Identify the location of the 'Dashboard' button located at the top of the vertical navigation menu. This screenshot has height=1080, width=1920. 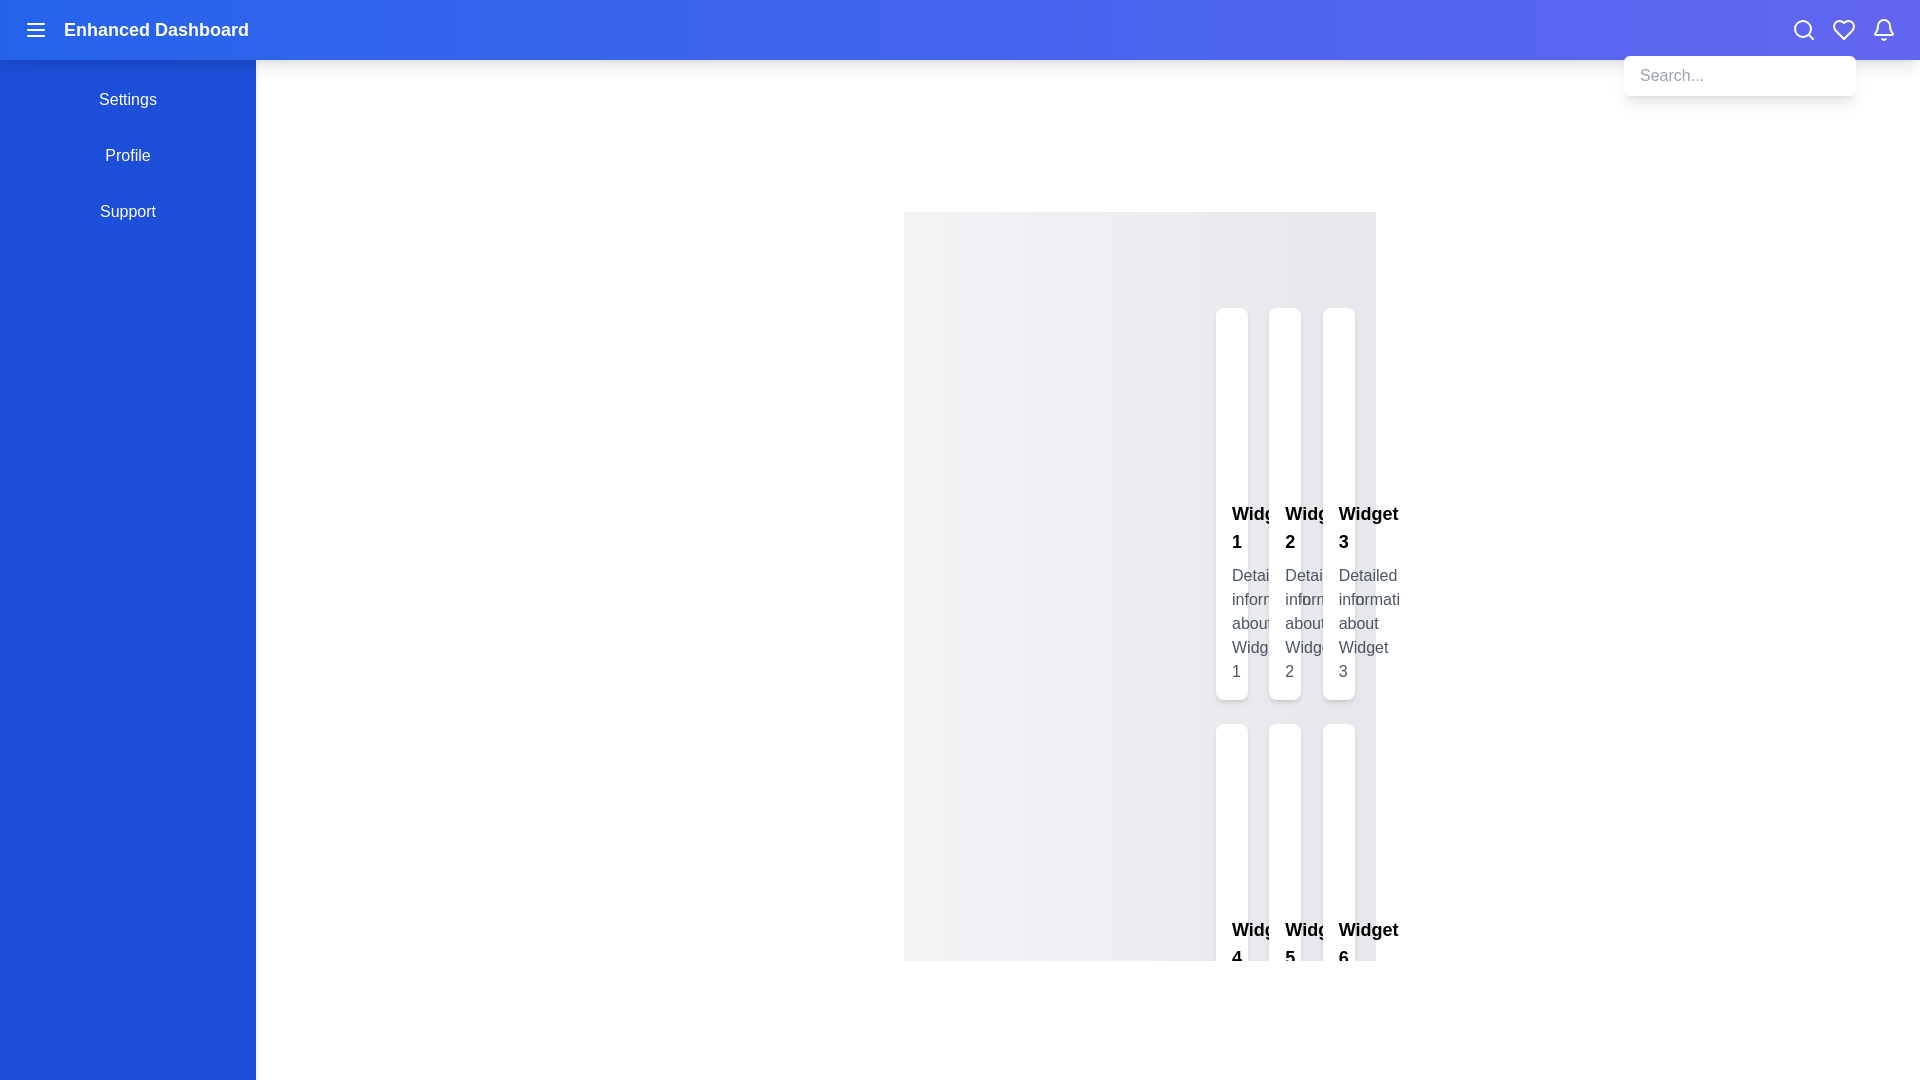
(127, 43).